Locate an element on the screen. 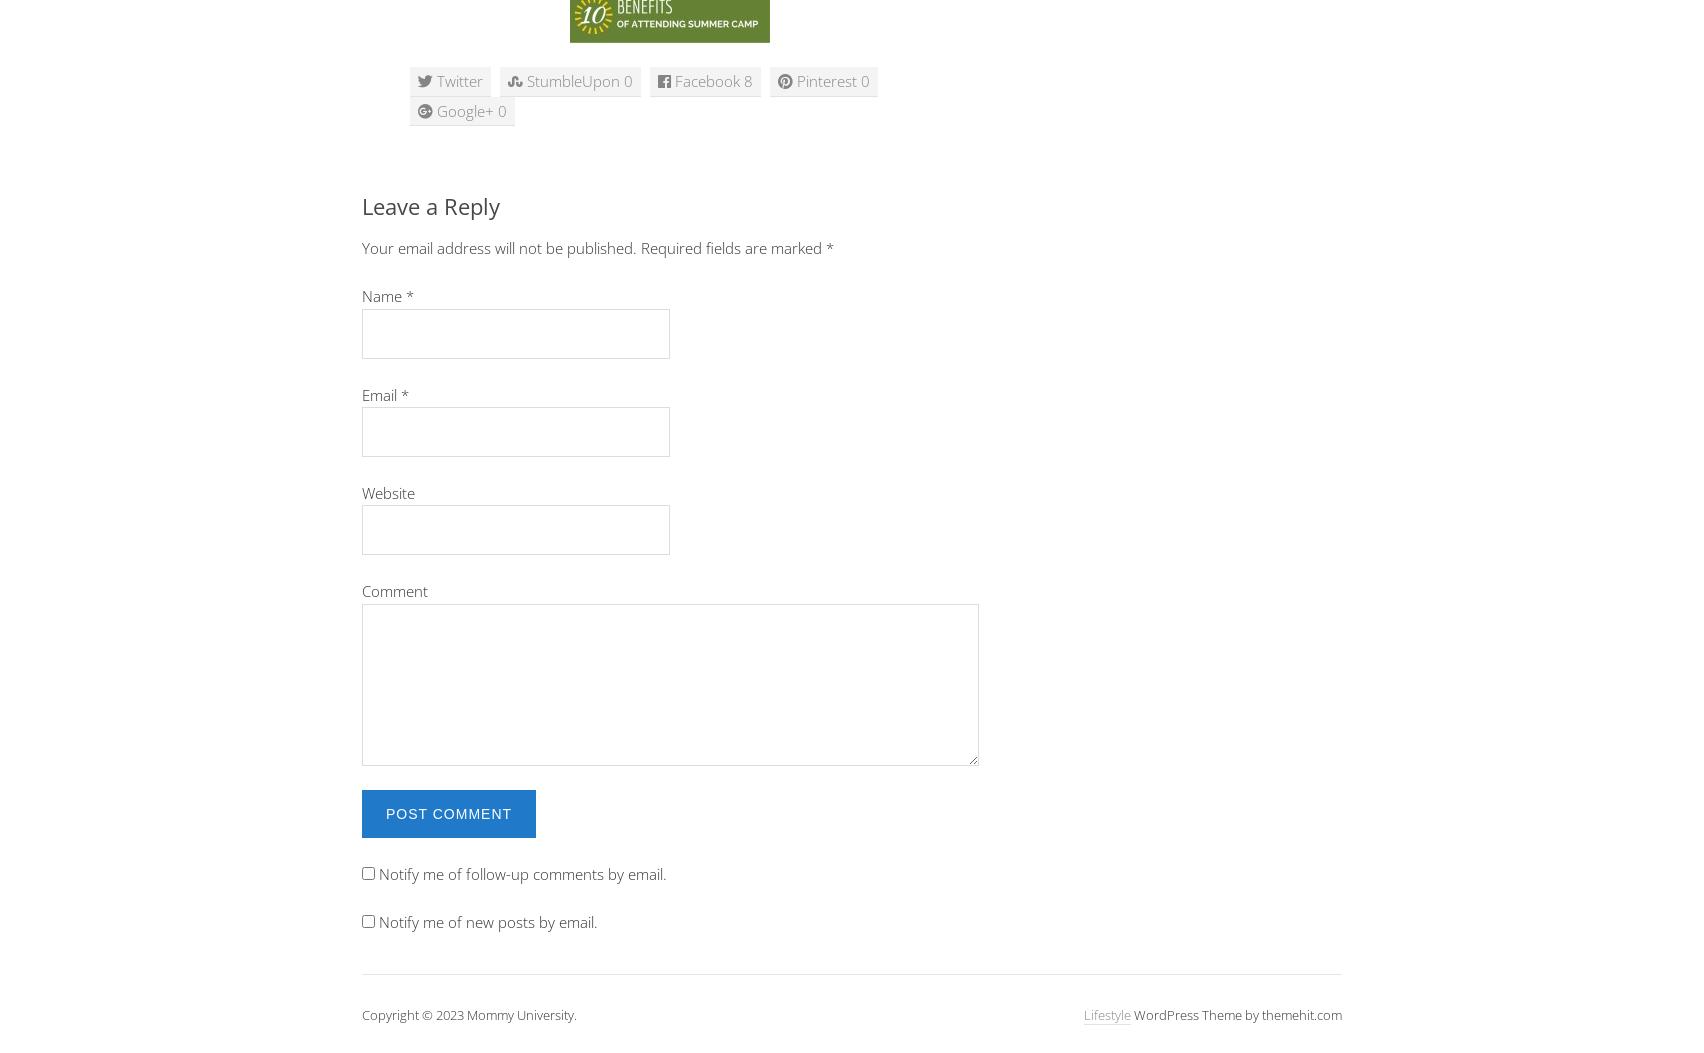  'Notify me of follow-up comments by email.' is located at coordinates (522, 873).